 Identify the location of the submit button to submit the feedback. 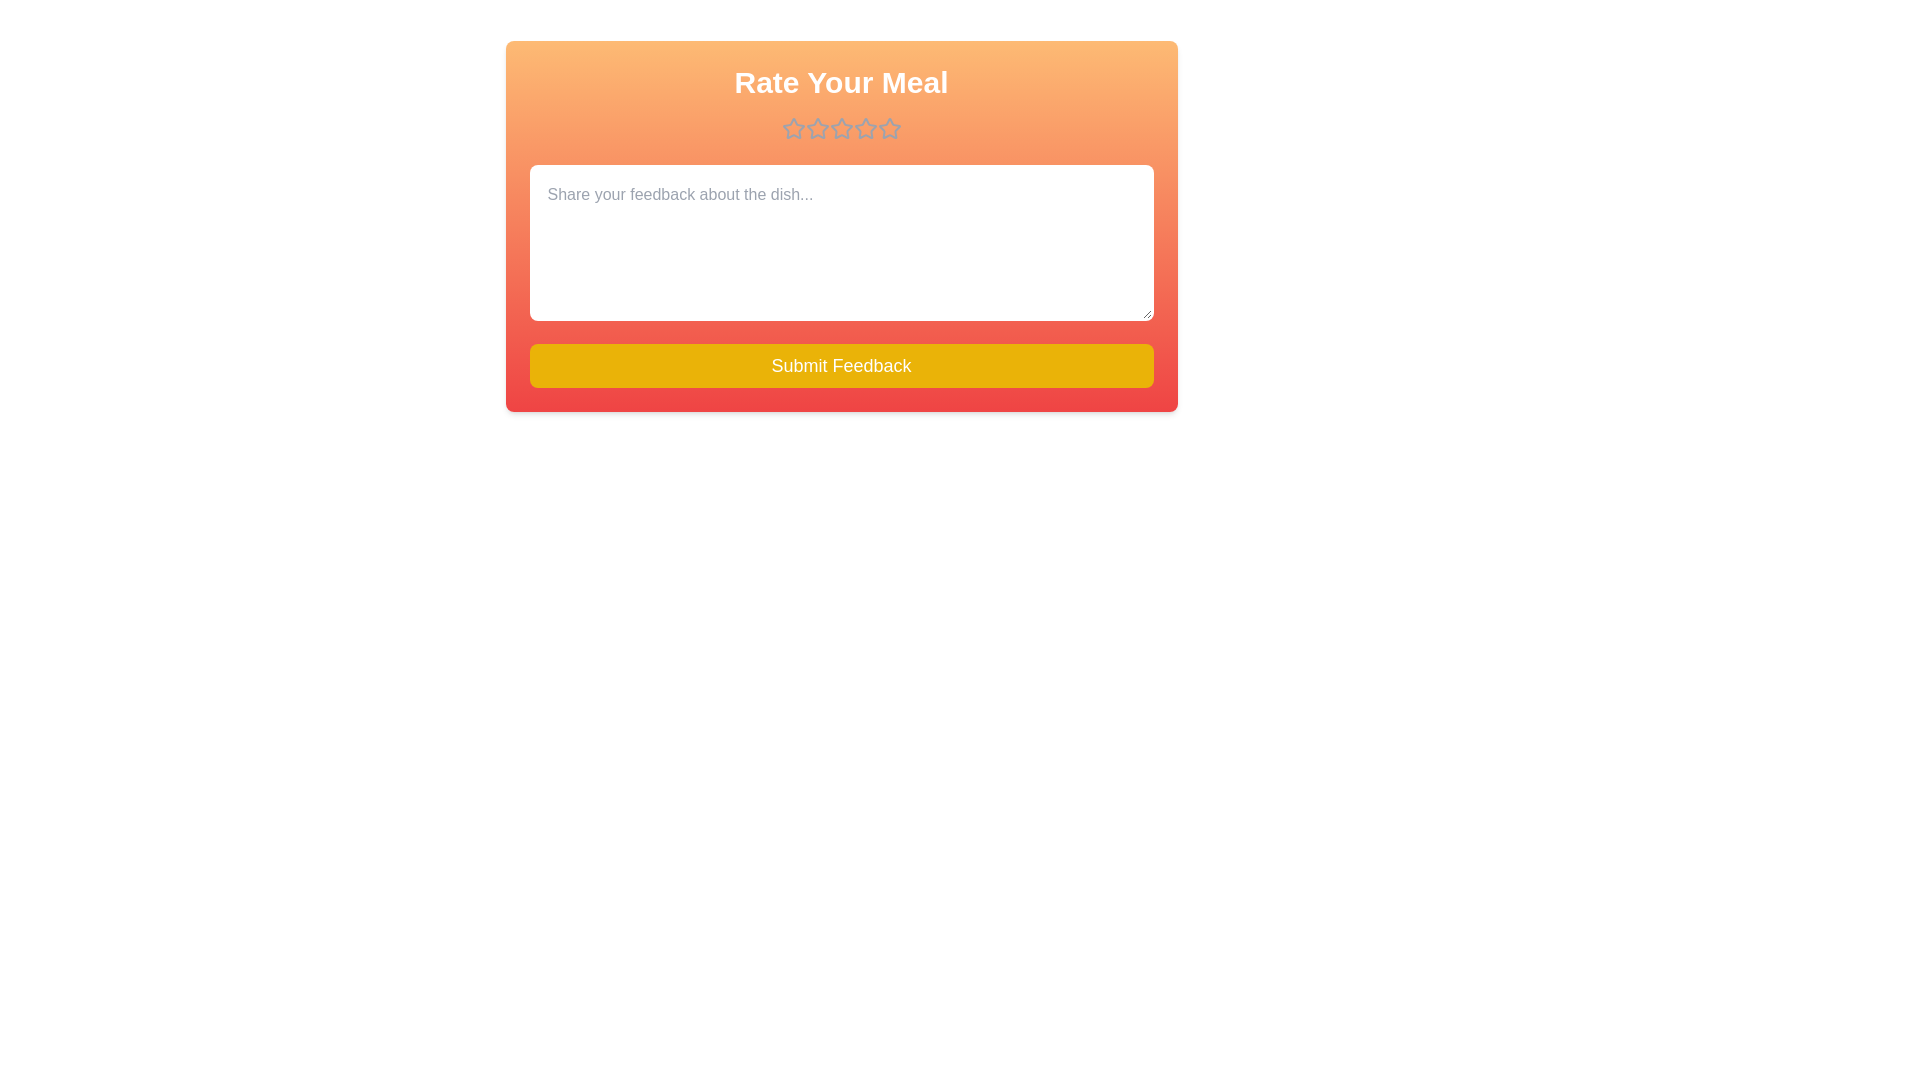
(841, 366).